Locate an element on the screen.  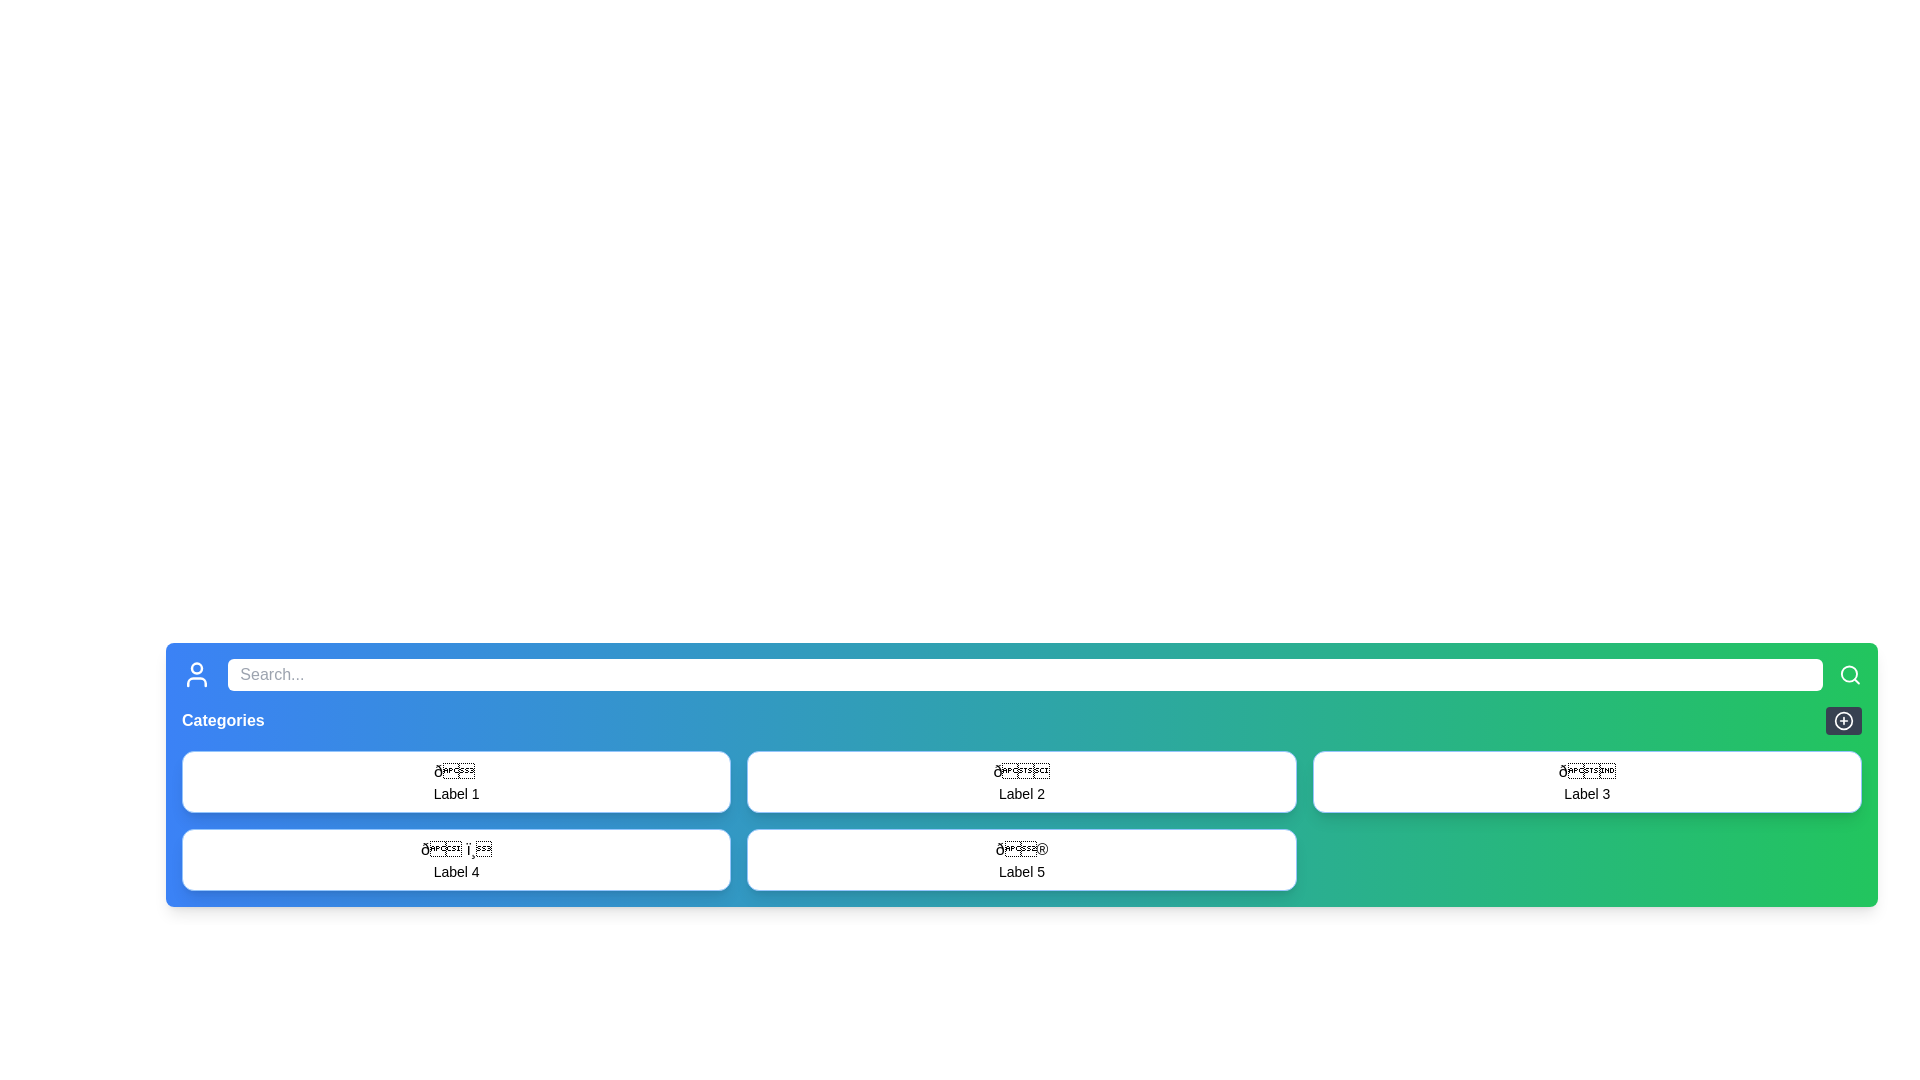
the user profile icon, which is a silhouette of a person in a simple outline design over a blue background is located at coordinates (197, 675).